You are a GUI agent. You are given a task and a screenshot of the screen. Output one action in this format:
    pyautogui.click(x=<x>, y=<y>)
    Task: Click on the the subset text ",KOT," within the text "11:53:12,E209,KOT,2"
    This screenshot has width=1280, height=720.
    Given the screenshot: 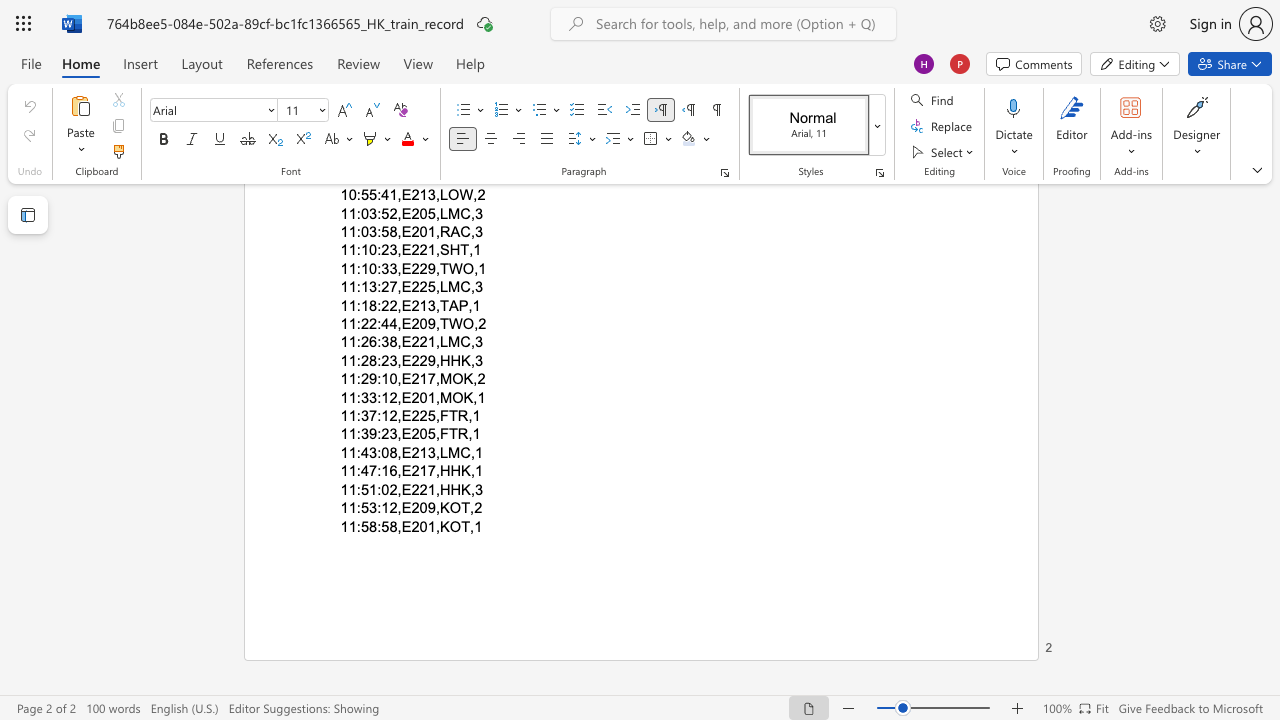 What is the action you would take?
    pyautogui.click(x=434, y=507)
    